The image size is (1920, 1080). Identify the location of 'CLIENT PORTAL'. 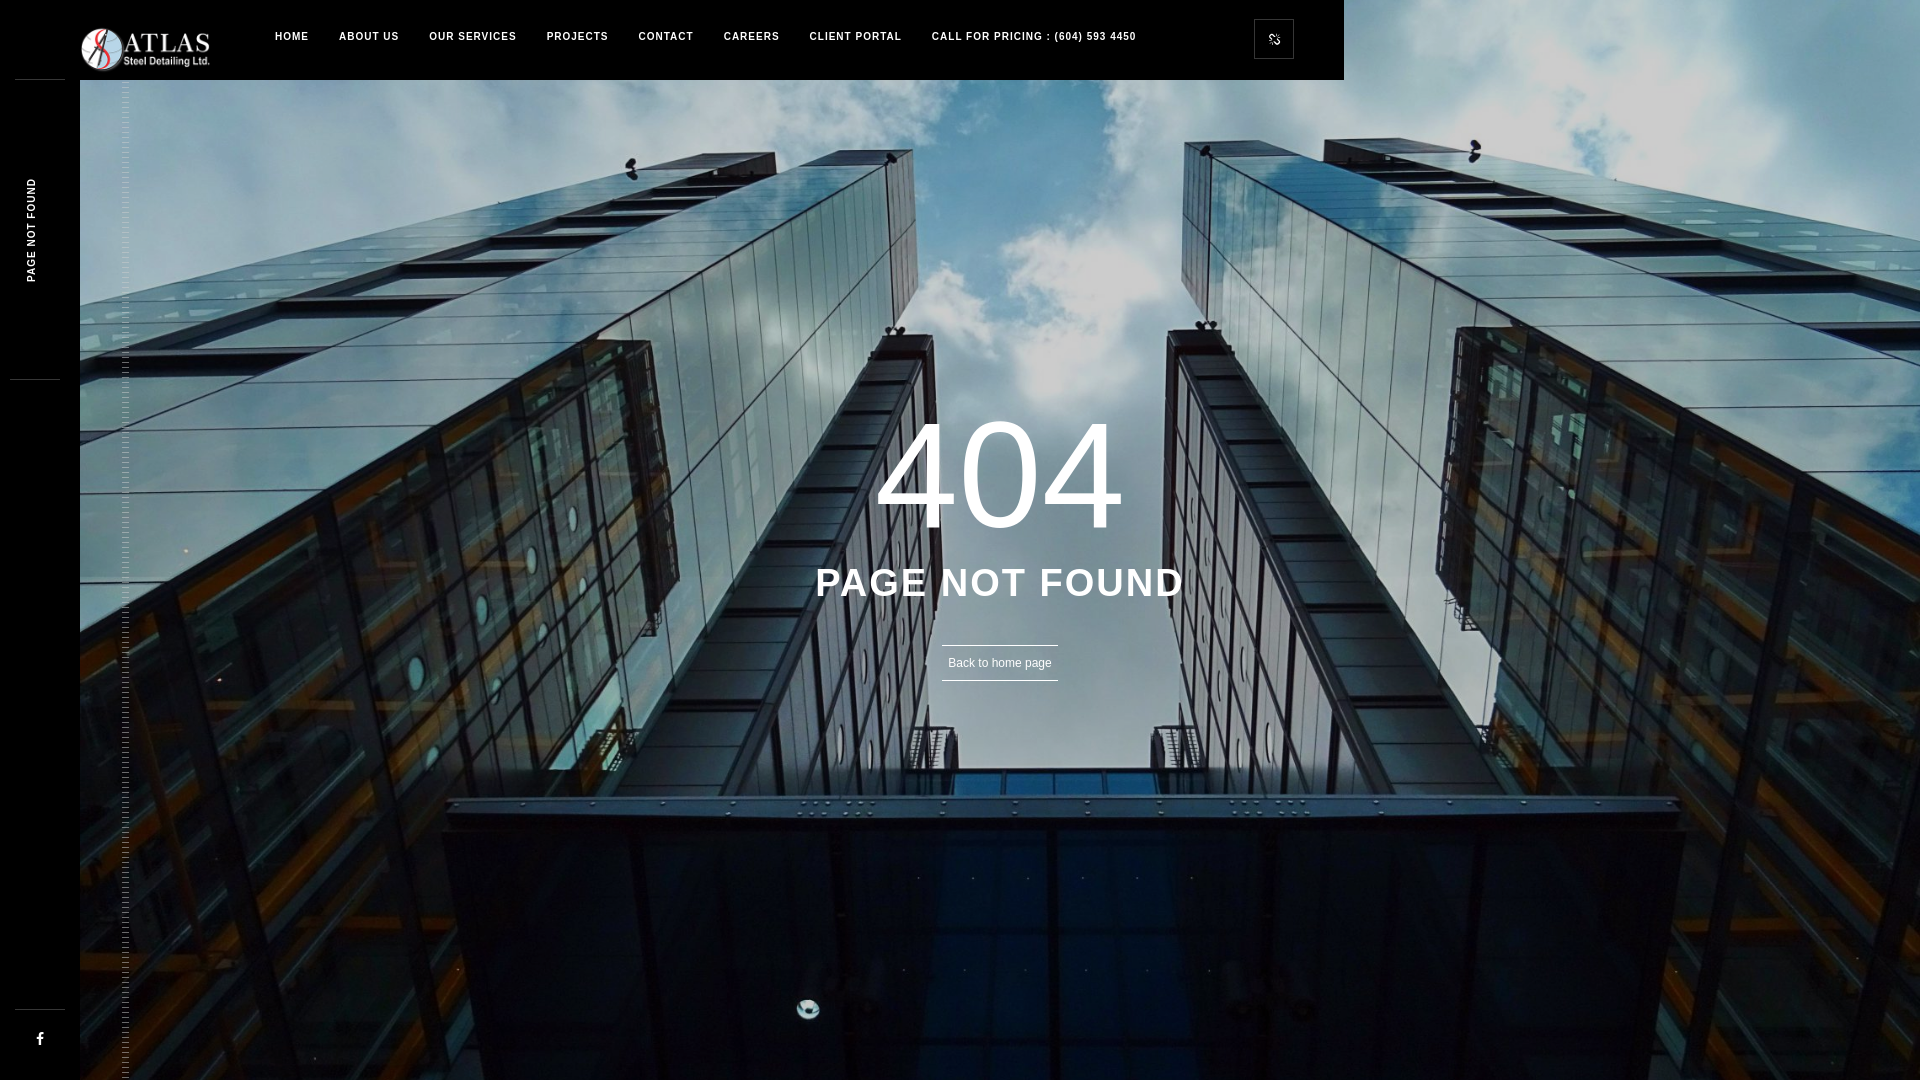
(794, 37).